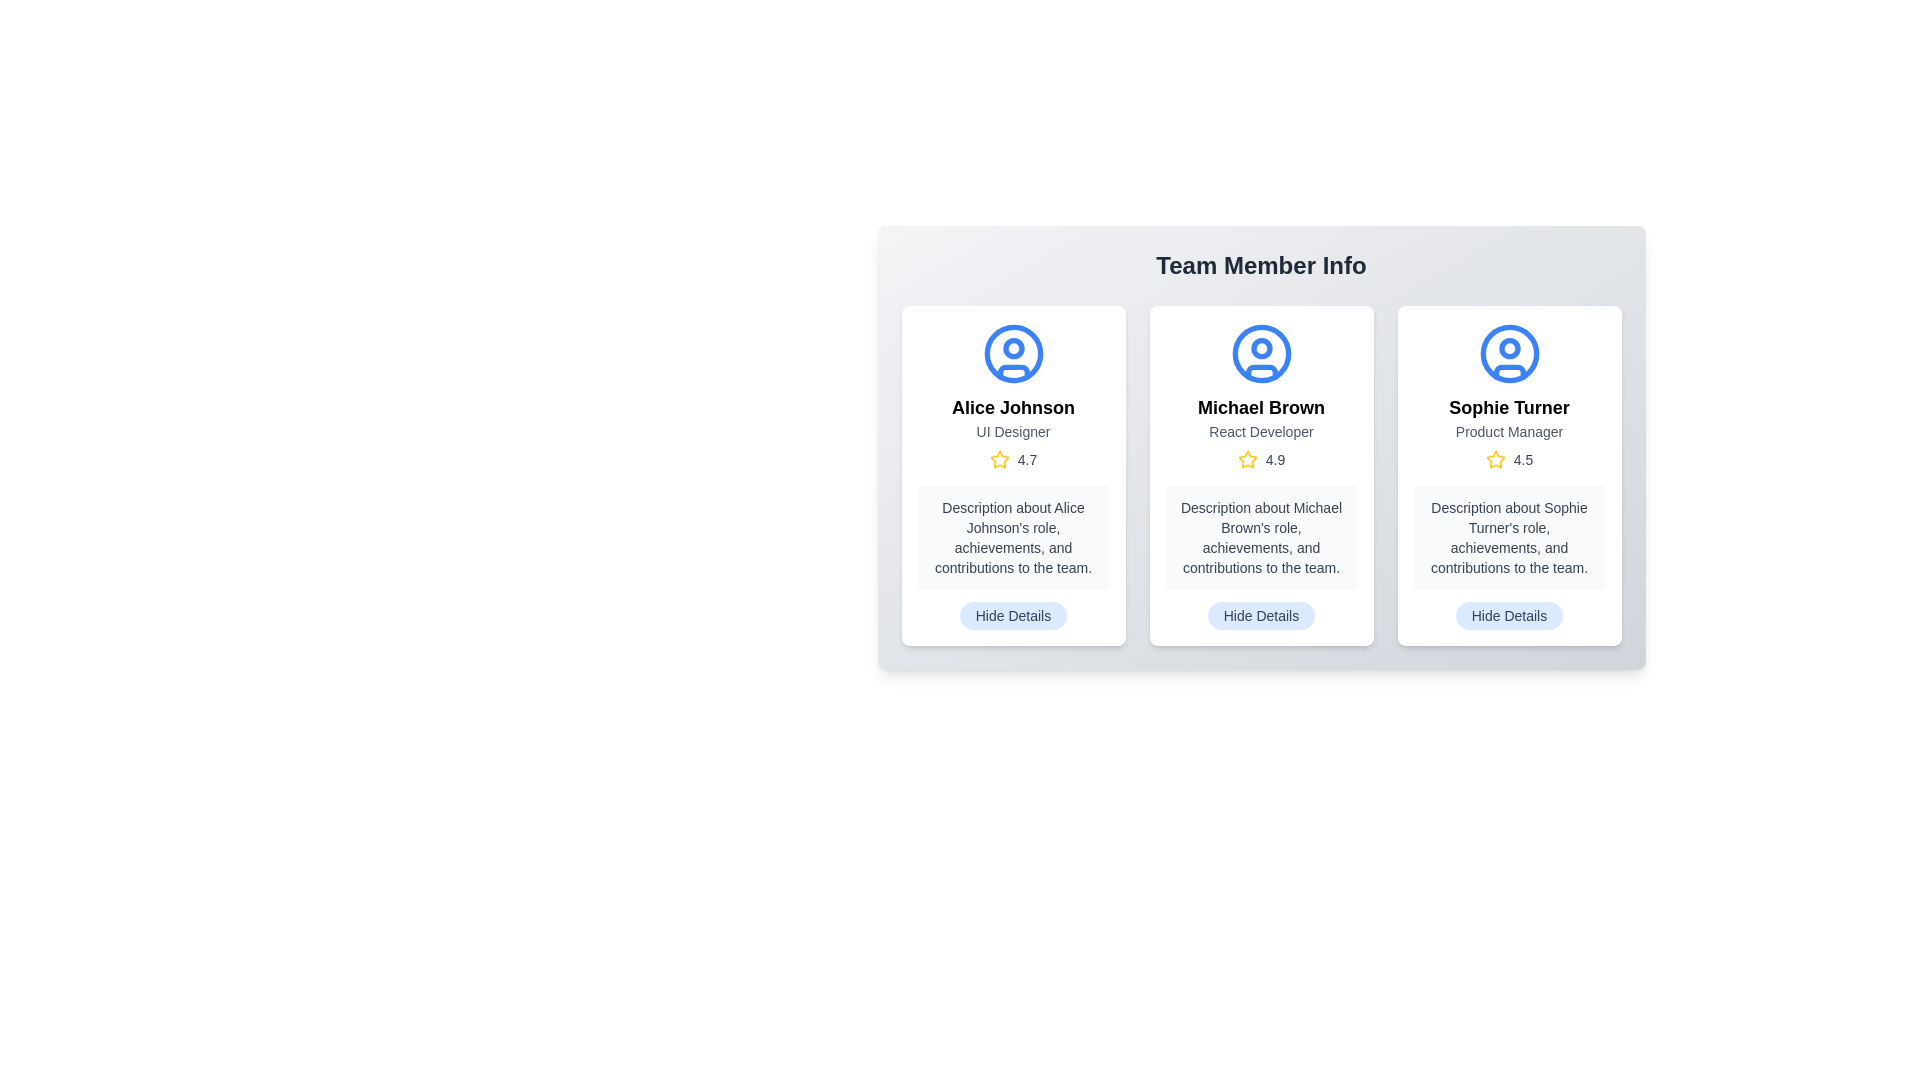  I want to click on the small blue circular decorative element within the avatar icon at the top center of the card representing 'Alice Johnson - UI Designer', so click(1013, 347).